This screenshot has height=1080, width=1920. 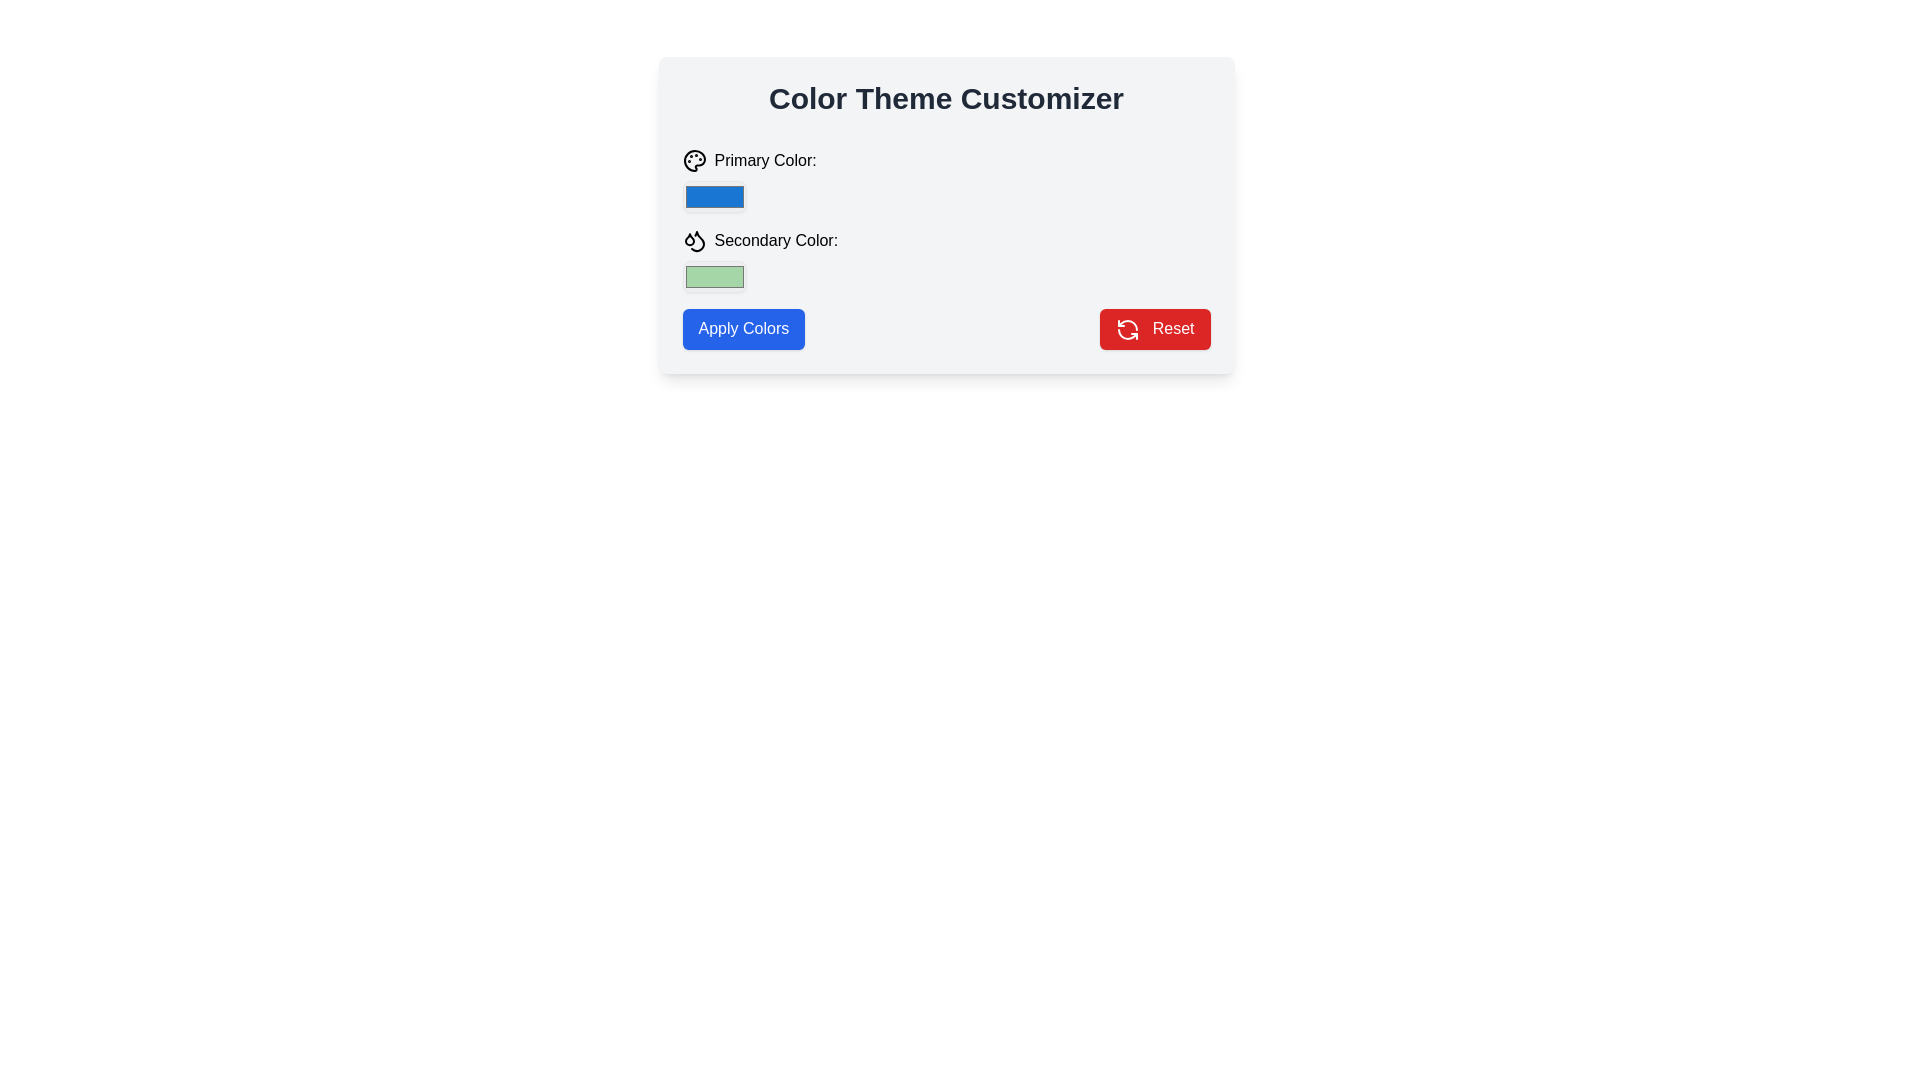 What do you see at coordinates (714, 277) in the screenshot?
I see `the color input field located to the right of the 'Secondary Color:' label by using the keyboard for accessibility purposes` at bounding box center [714, 277].